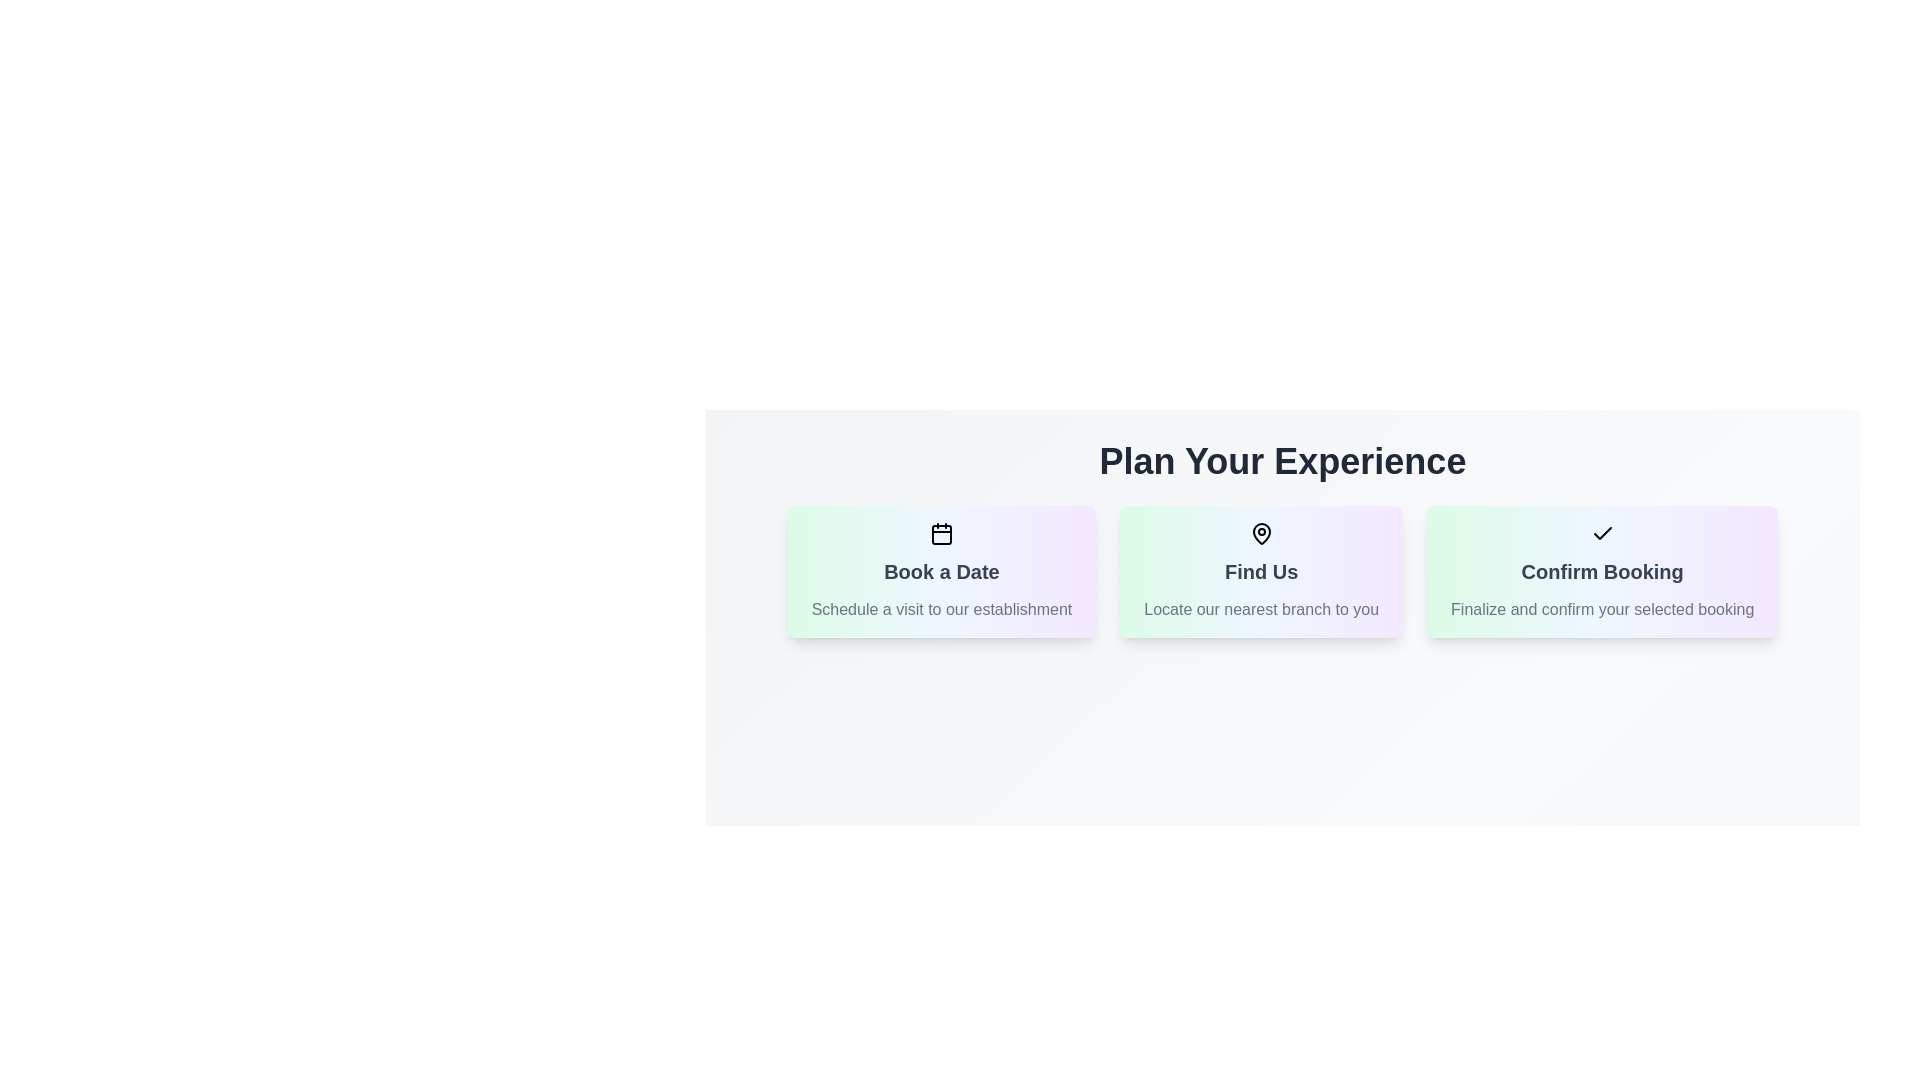 The image size is (1920, 1080). What do you see at coordinates (1602, 532) in the screenshot?
I see `the checkmark icon located in the 'Confirm Booking' section, which serves as a visual indication for selection or confirmation` at bounding box center [1602, 532].